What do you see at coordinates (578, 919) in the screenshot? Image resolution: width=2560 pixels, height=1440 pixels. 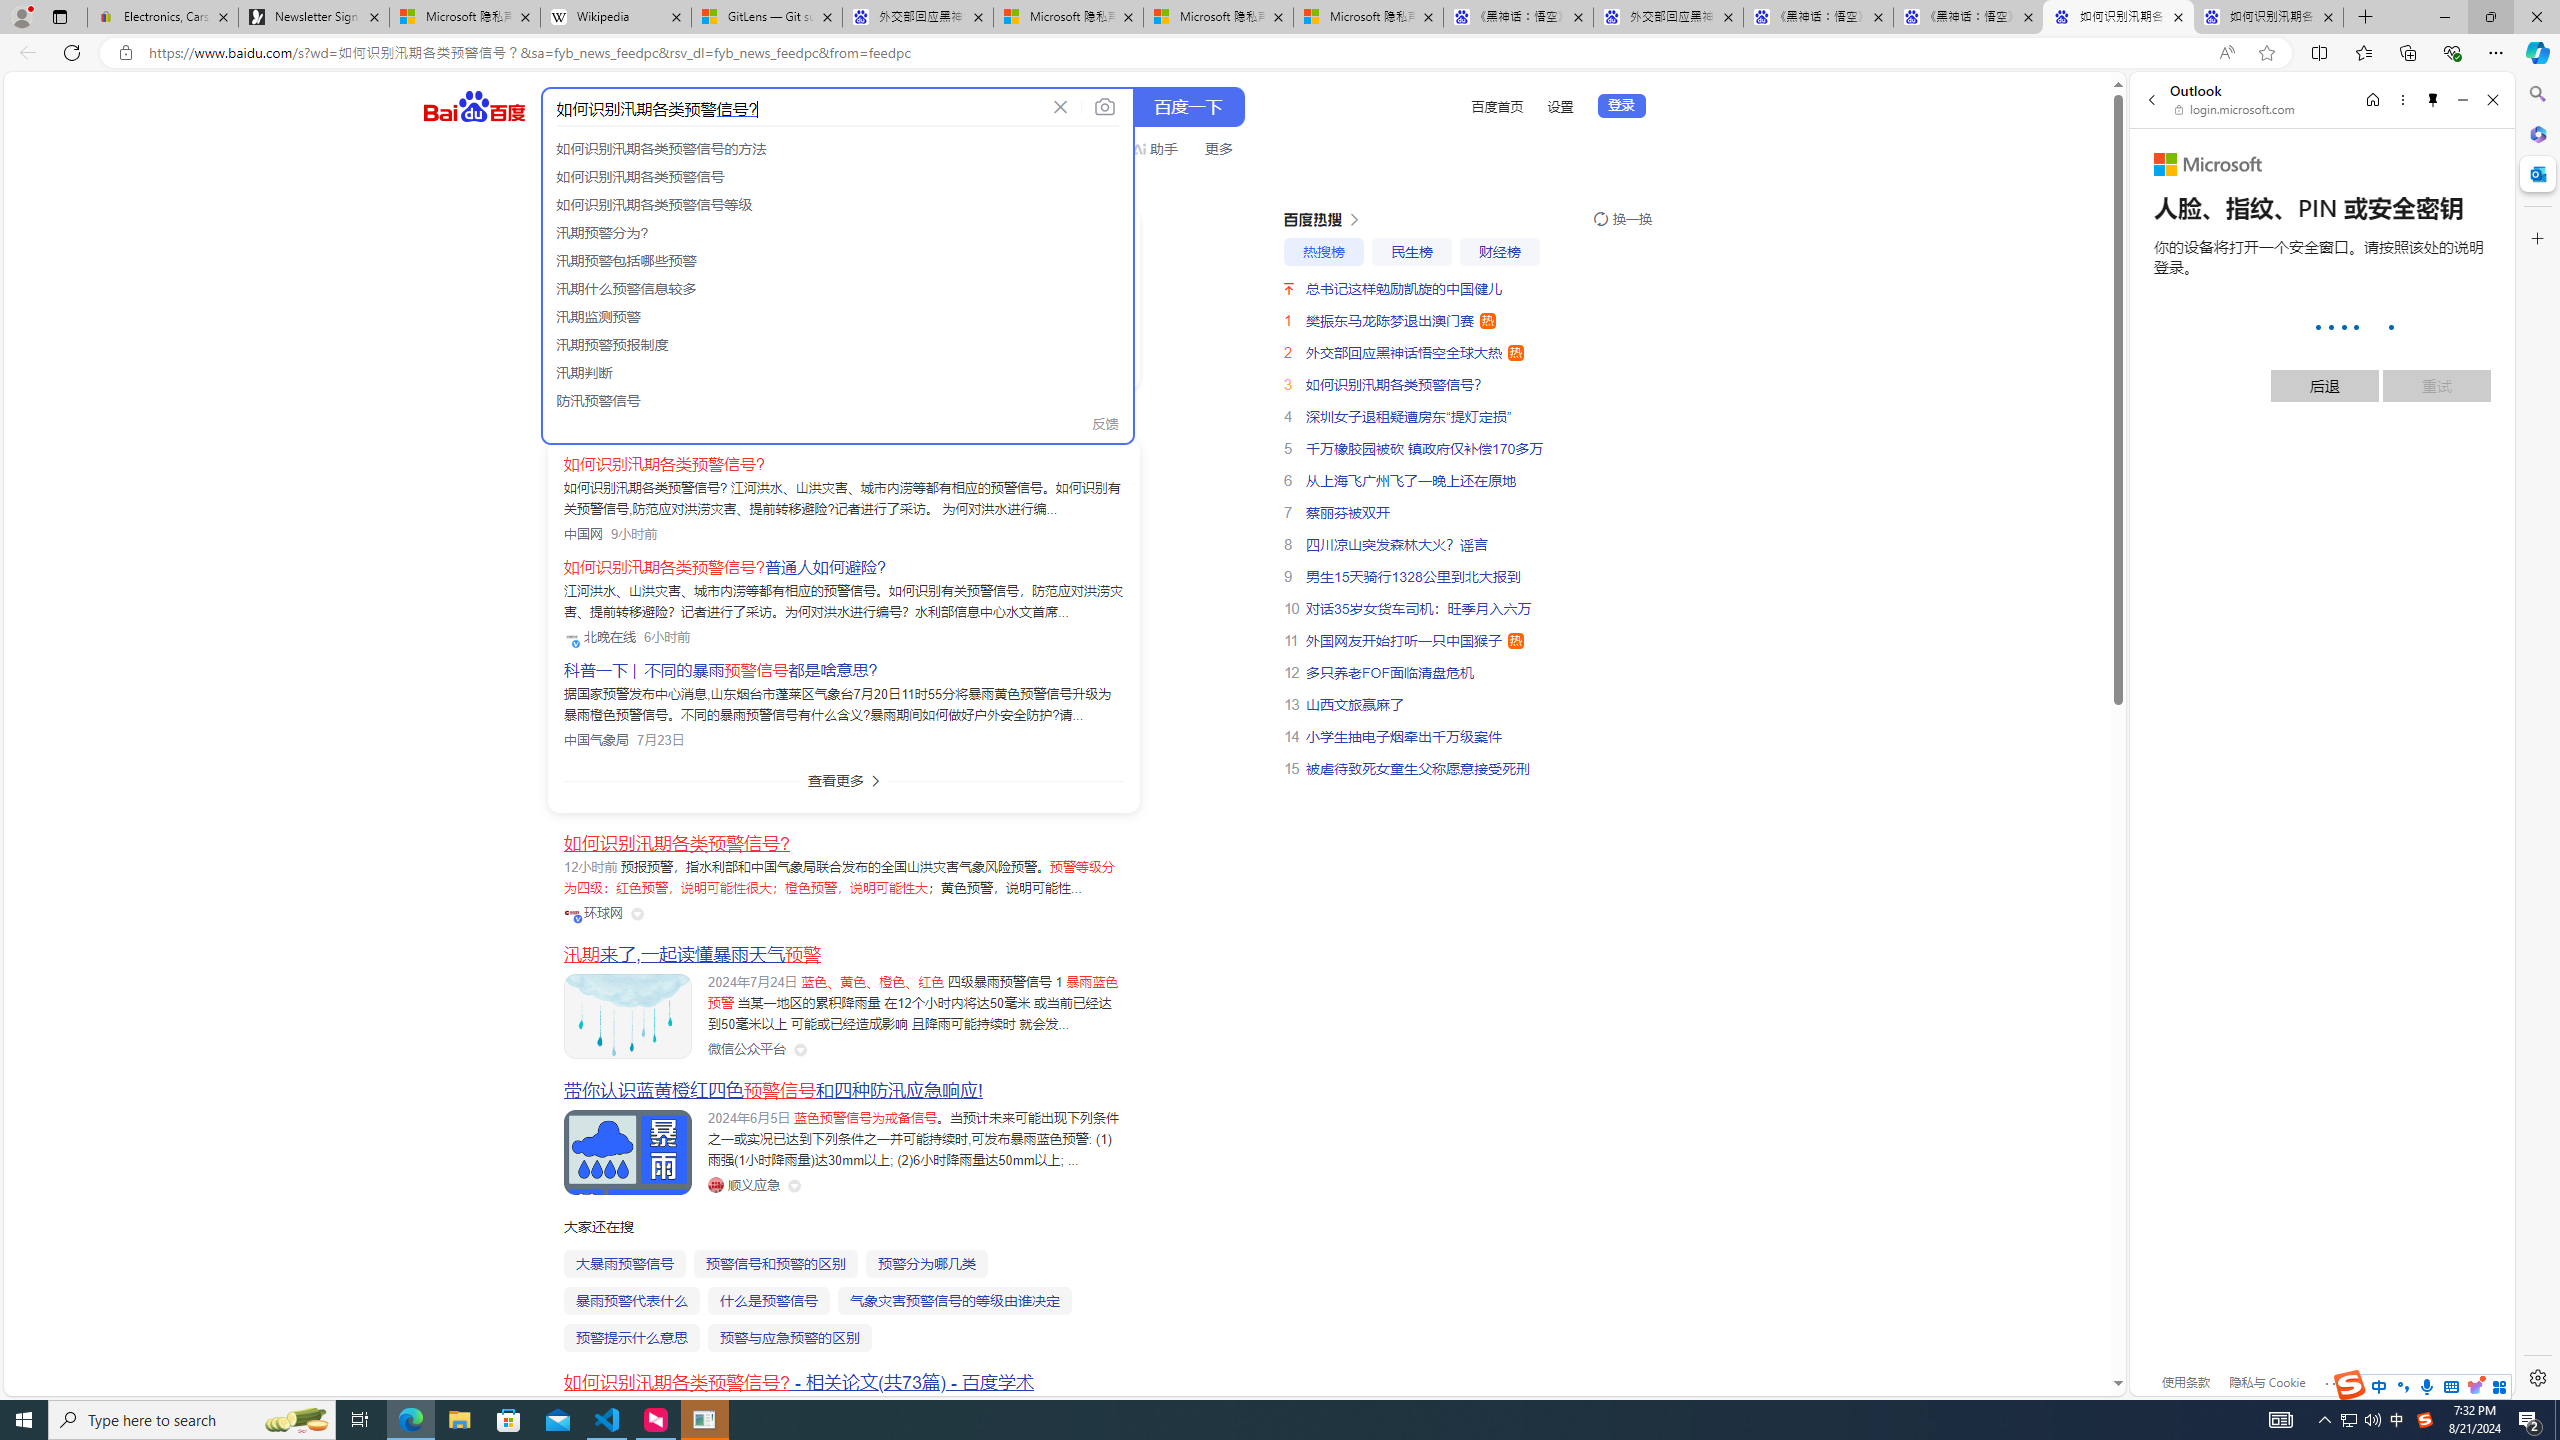 I see `'Class: vip-icon_kNmNt'` at bounding box center [578, 919].